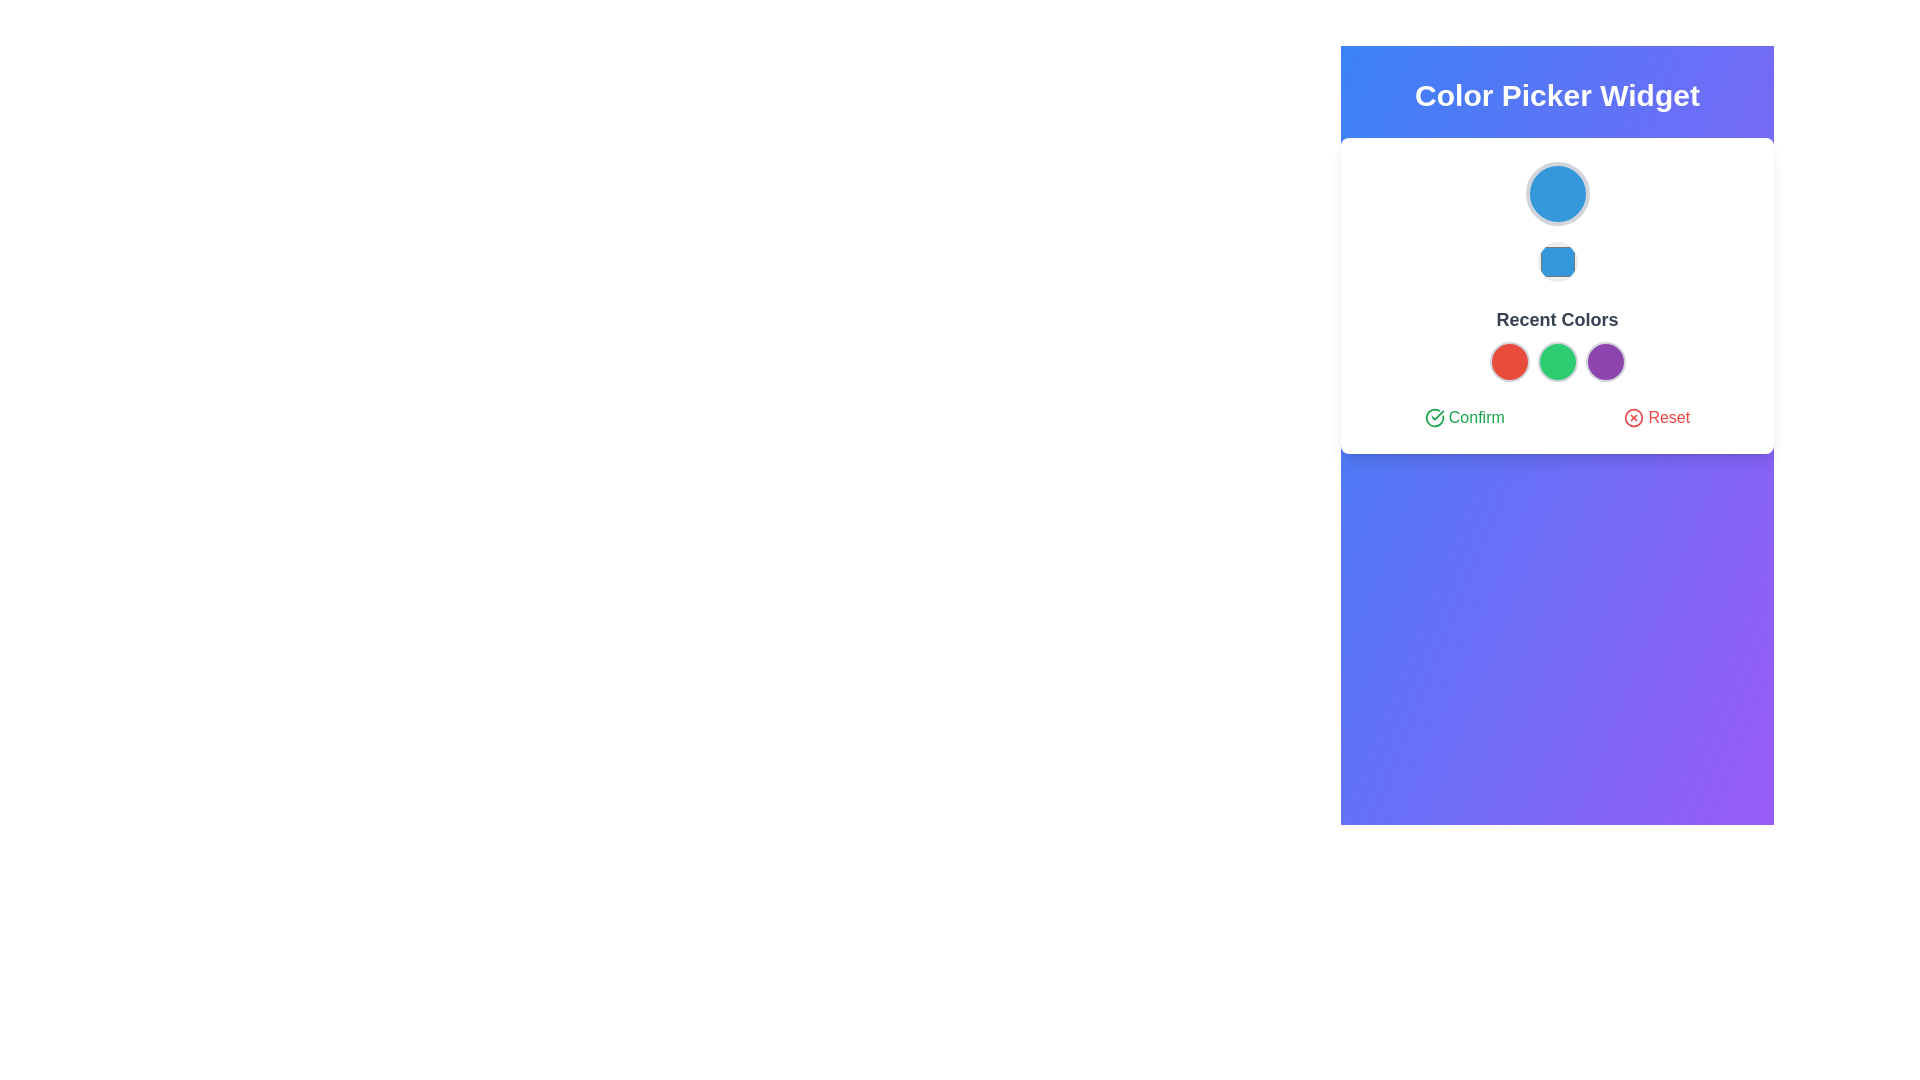 The width and height of the screenshot is (1920, 1080). Describe the element at coordinates (1657, 416) in the screenshot. I see `the 'Reset' button located in the bottom-right corner of the 'Color Picker Widget' panel, featuring a red circular icon with an 'X' symbol next to the text` at that location.